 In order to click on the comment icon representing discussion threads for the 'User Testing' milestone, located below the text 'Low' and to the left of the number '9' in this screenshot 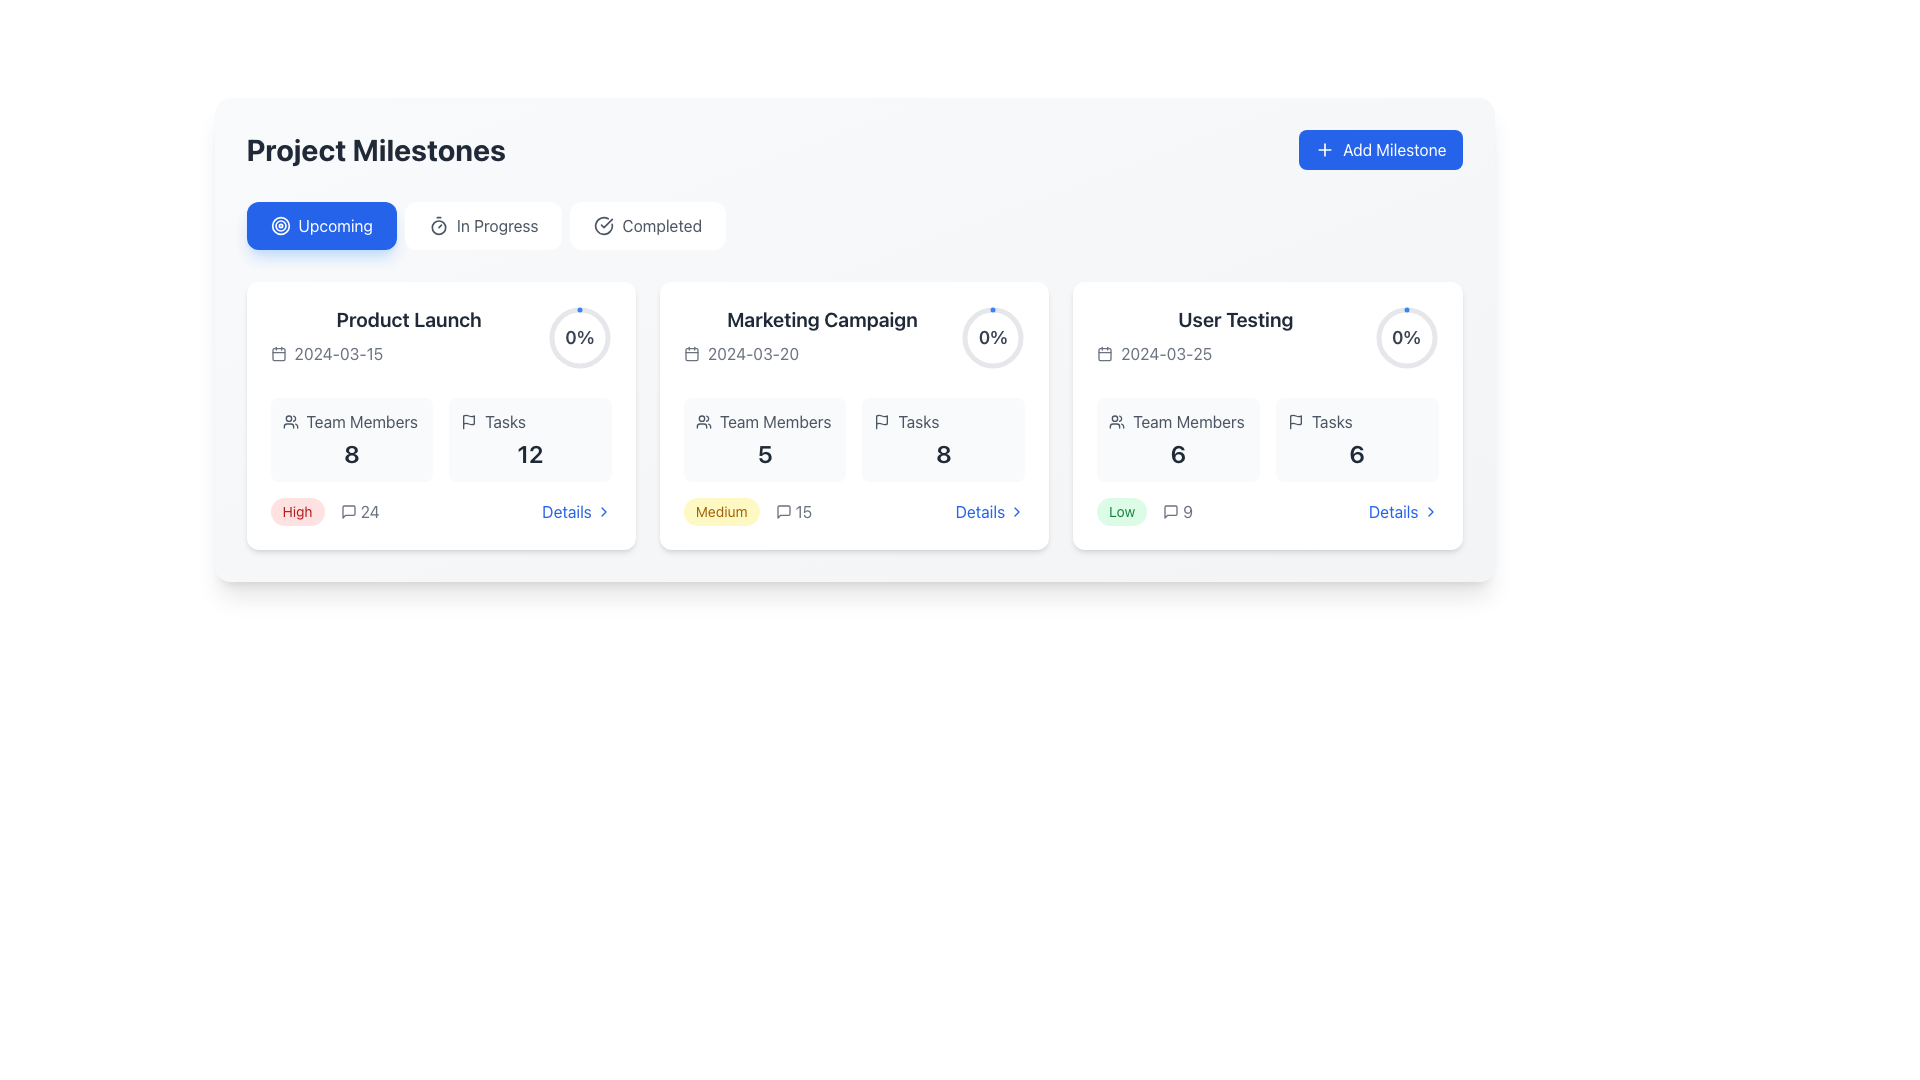, I will do `click(1171, 511)`.